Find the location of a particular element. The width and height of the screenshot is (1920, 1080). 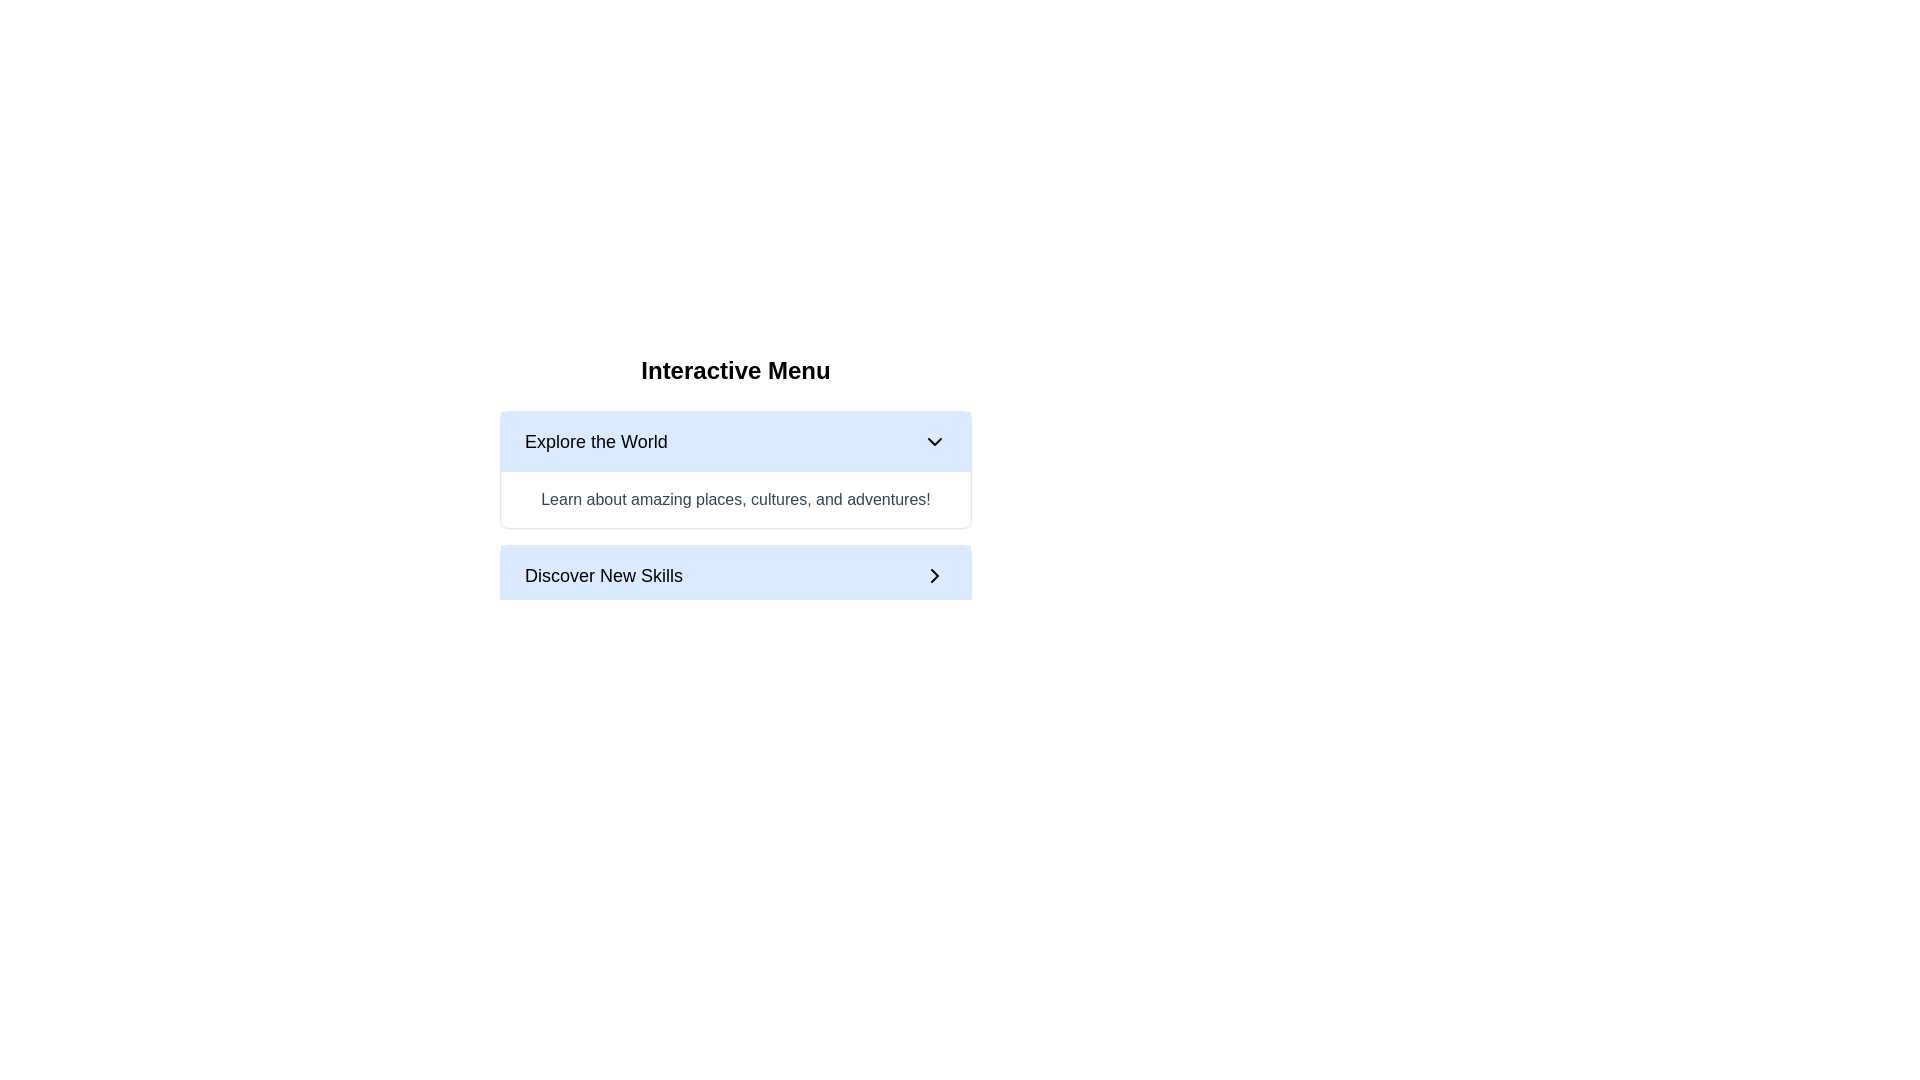

the rightward-pointing chevron icon located at the far right side of the 'Discover New Skills' button is located at coordinates (934, 575).